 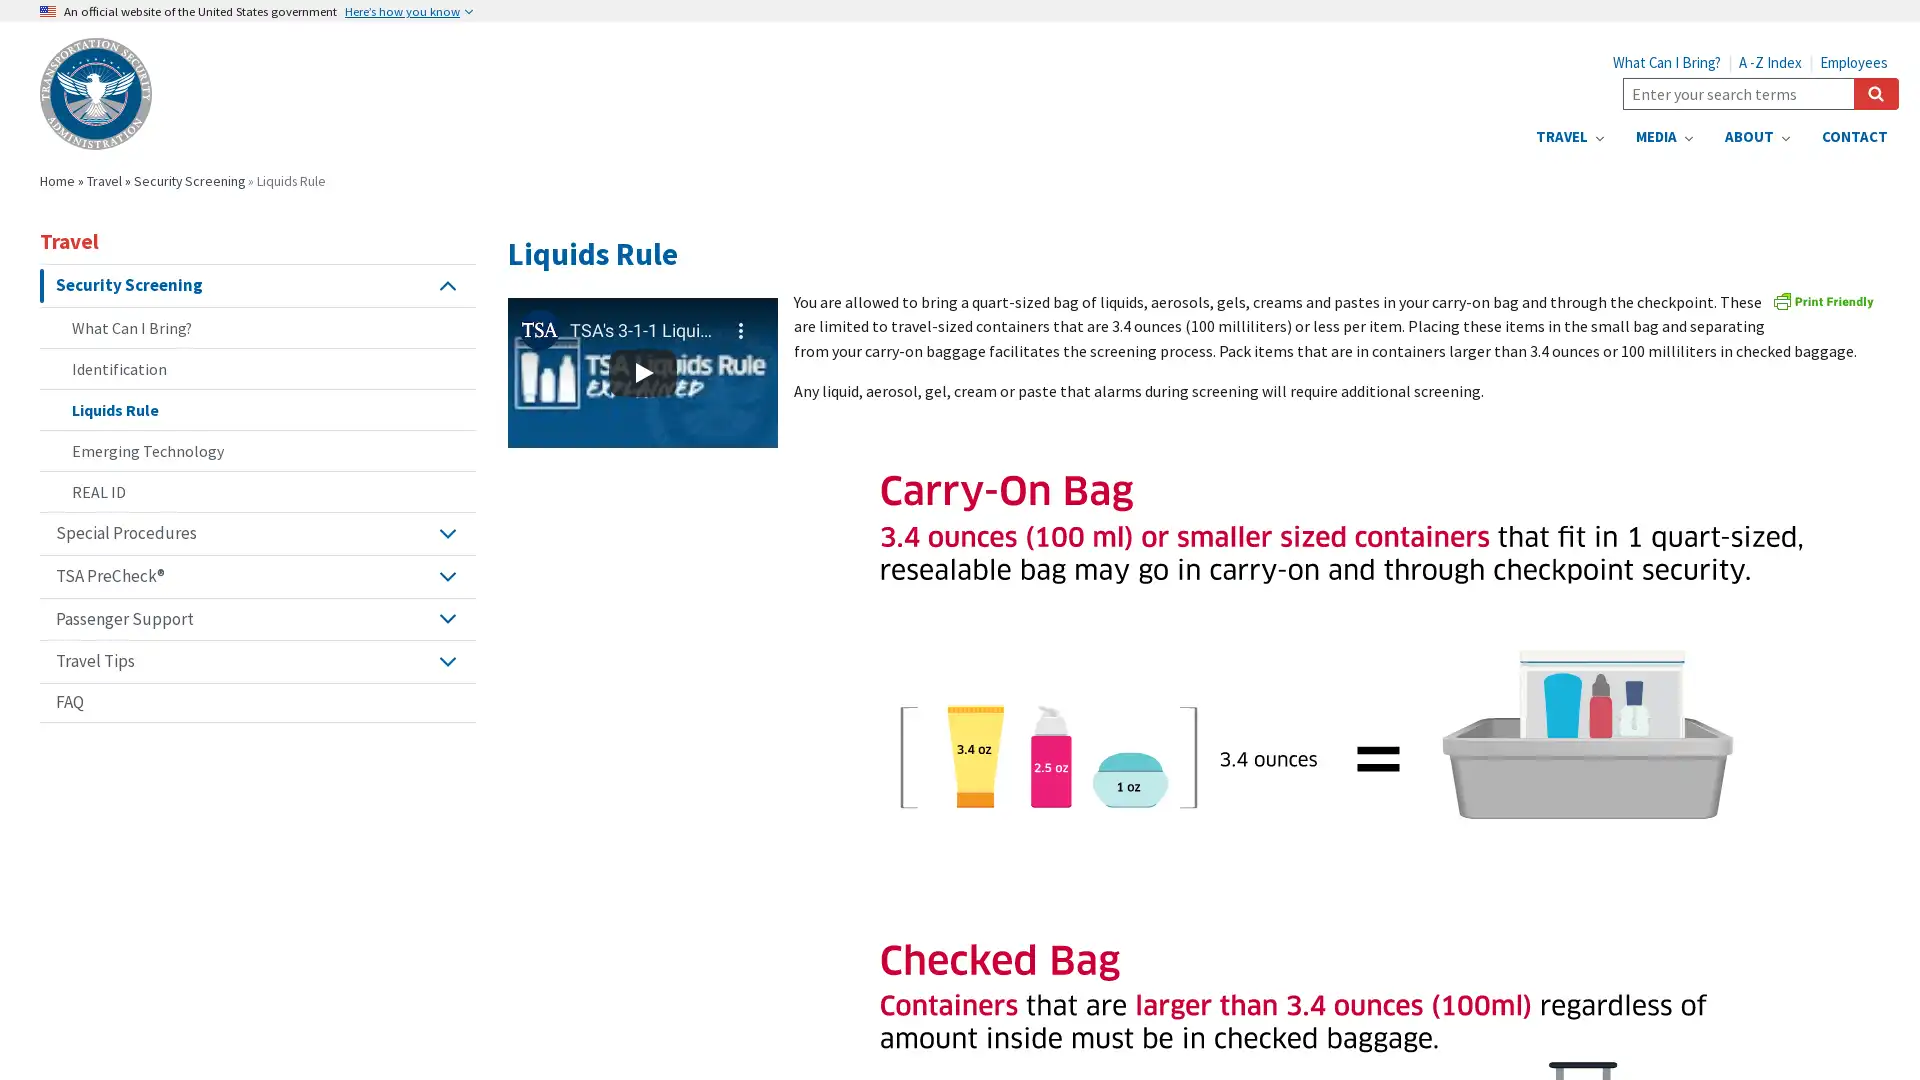 What do you see at coordinates (1875, 93) in the screenshot?
I see `Search` at bounding box center [1875, 93].